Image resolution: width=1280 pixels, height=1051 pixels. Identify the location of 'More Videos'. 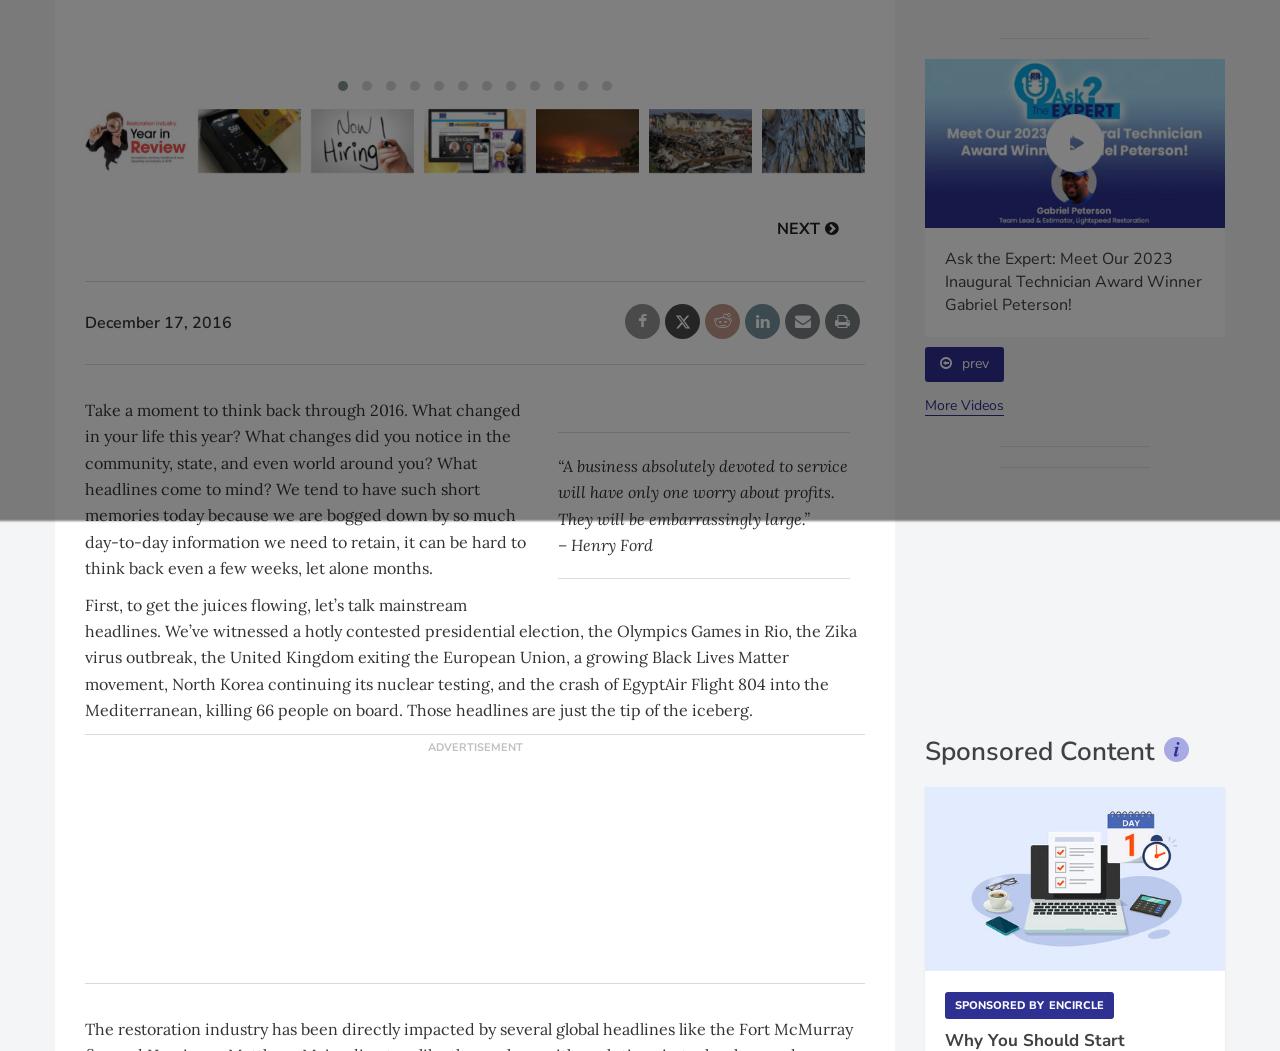
(964, 403).